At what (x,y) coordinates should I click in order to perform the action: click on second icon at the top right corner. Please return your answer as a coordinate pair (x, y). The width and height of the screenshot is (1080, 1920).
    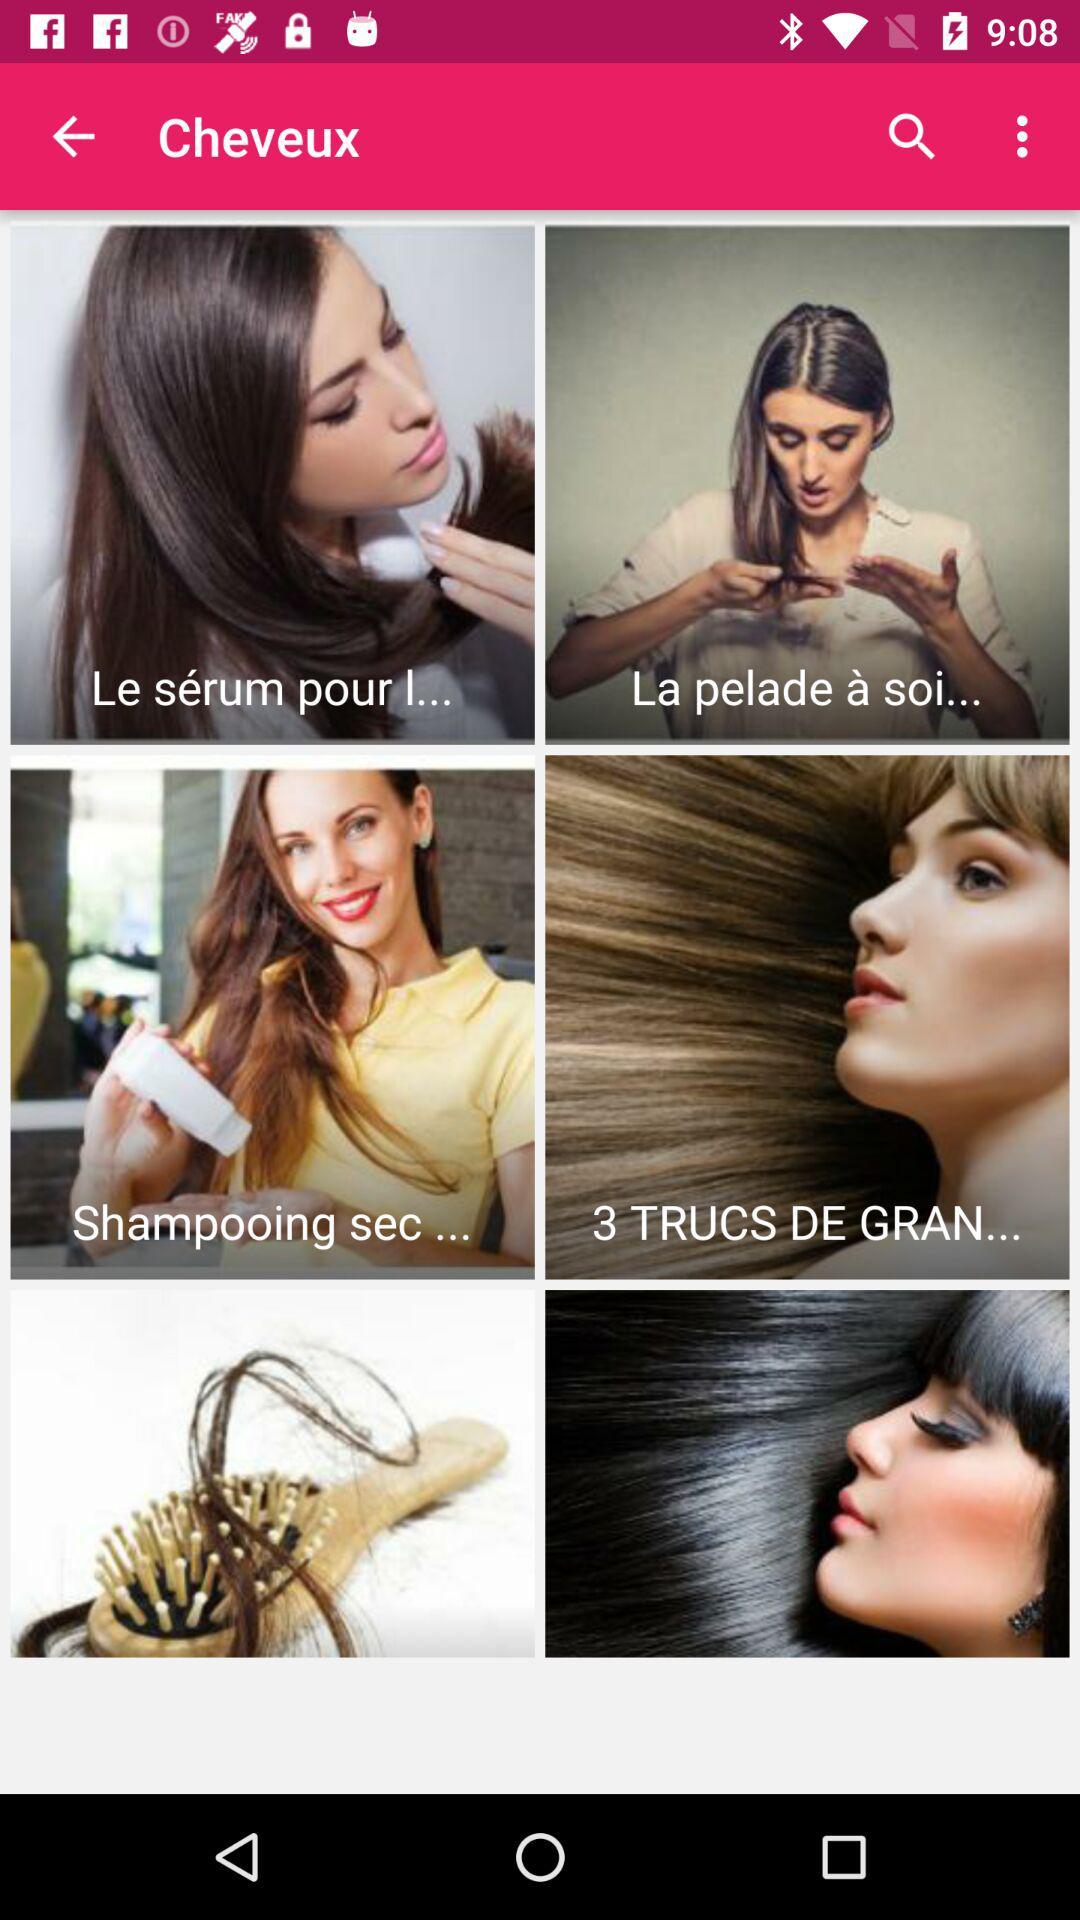
    Looking at the image, I should click on (1027, 136).